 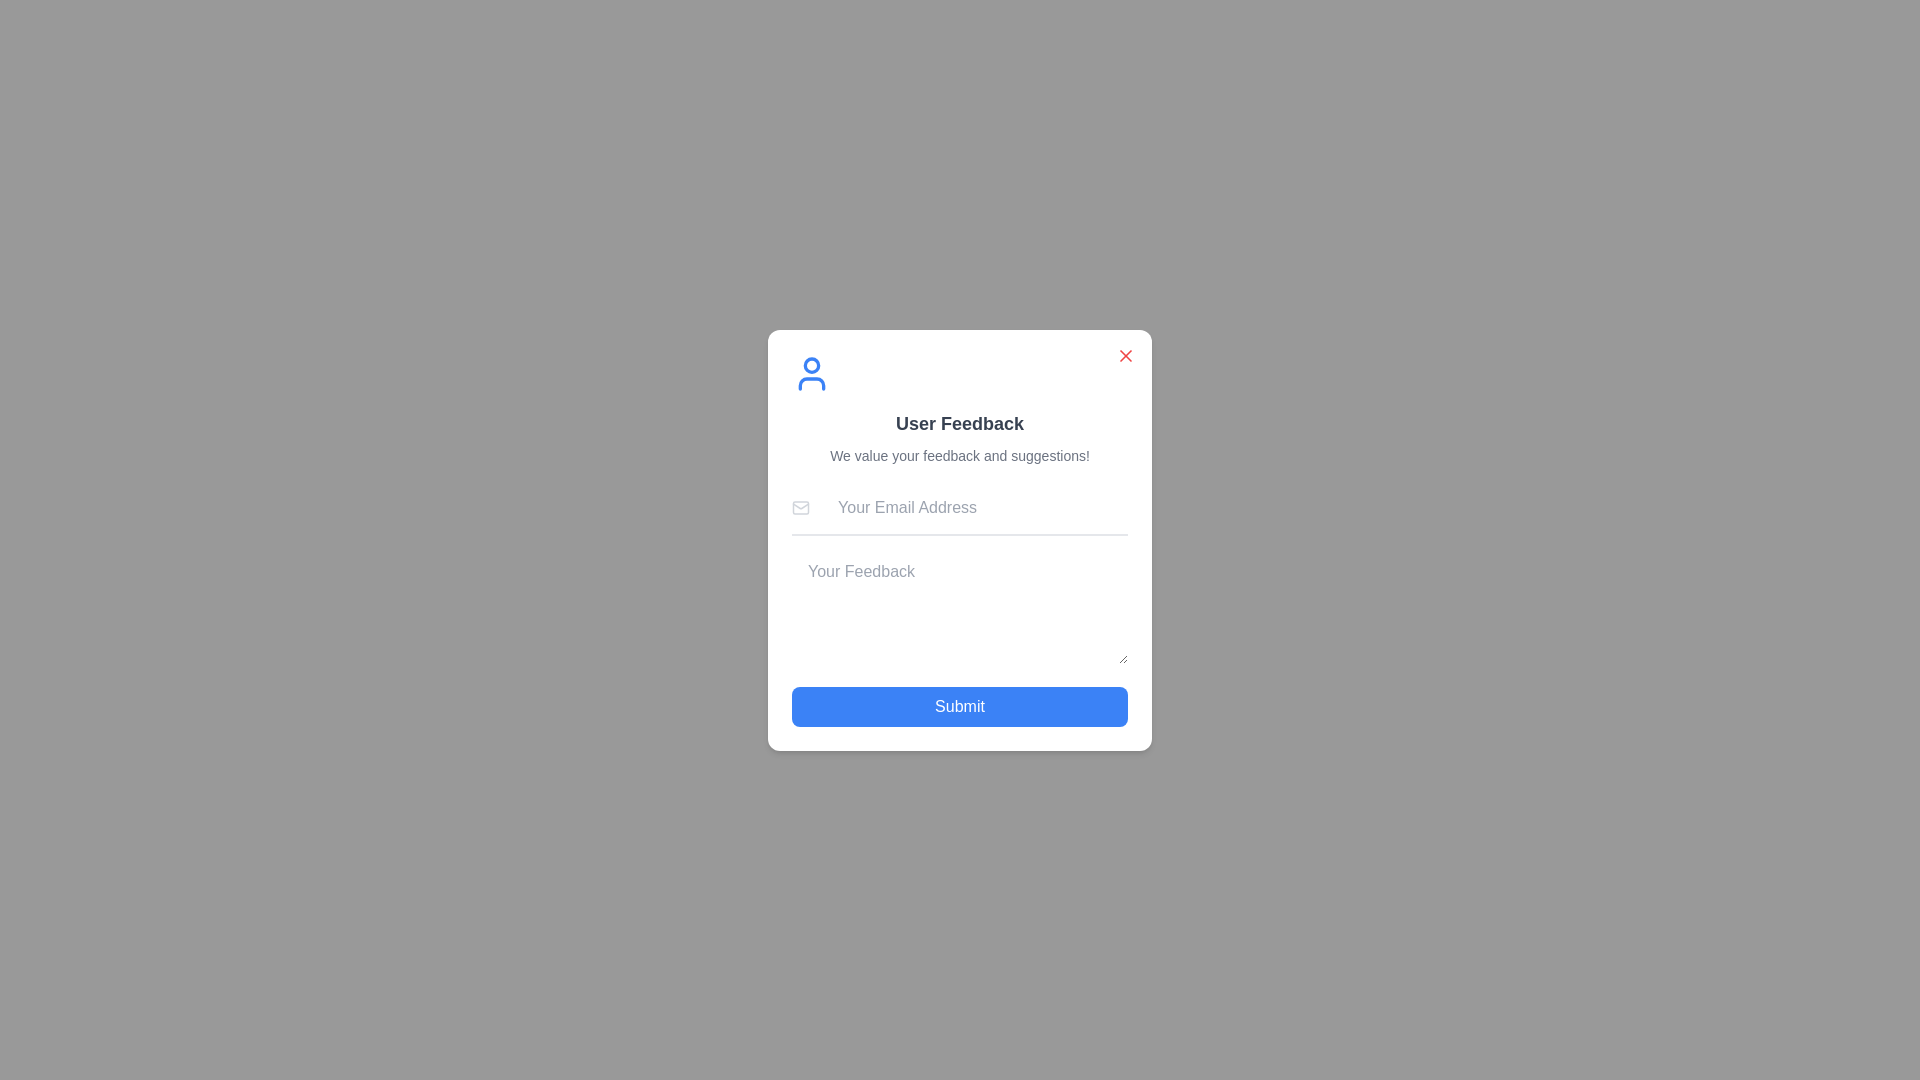 What do you see at coordinates (960, 606) in the screenshot?
I see `the feedback text area and type the feedback text` at bounding box center [960, 606].